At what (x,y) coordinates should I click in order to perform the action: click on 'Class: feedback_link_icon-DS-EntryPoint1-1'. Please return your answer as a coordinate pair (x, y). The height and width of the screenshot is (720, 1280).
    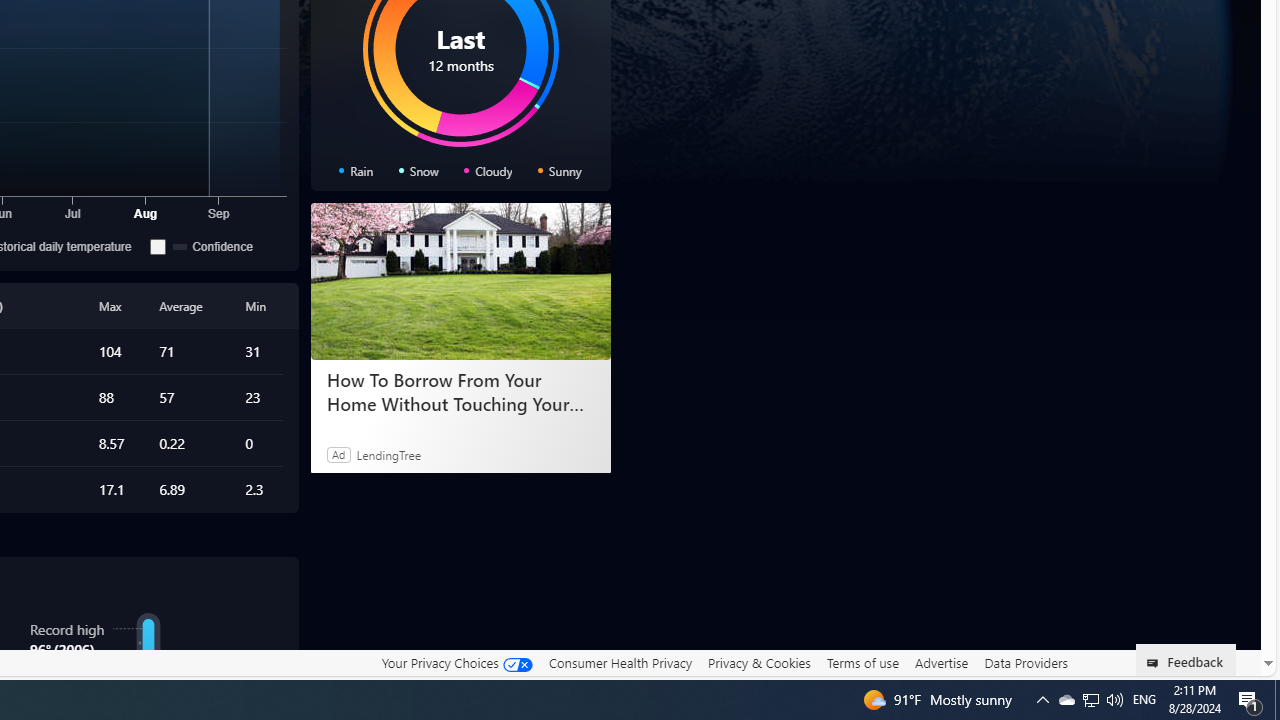
    Looking at the image, I should click on (1156, 663).